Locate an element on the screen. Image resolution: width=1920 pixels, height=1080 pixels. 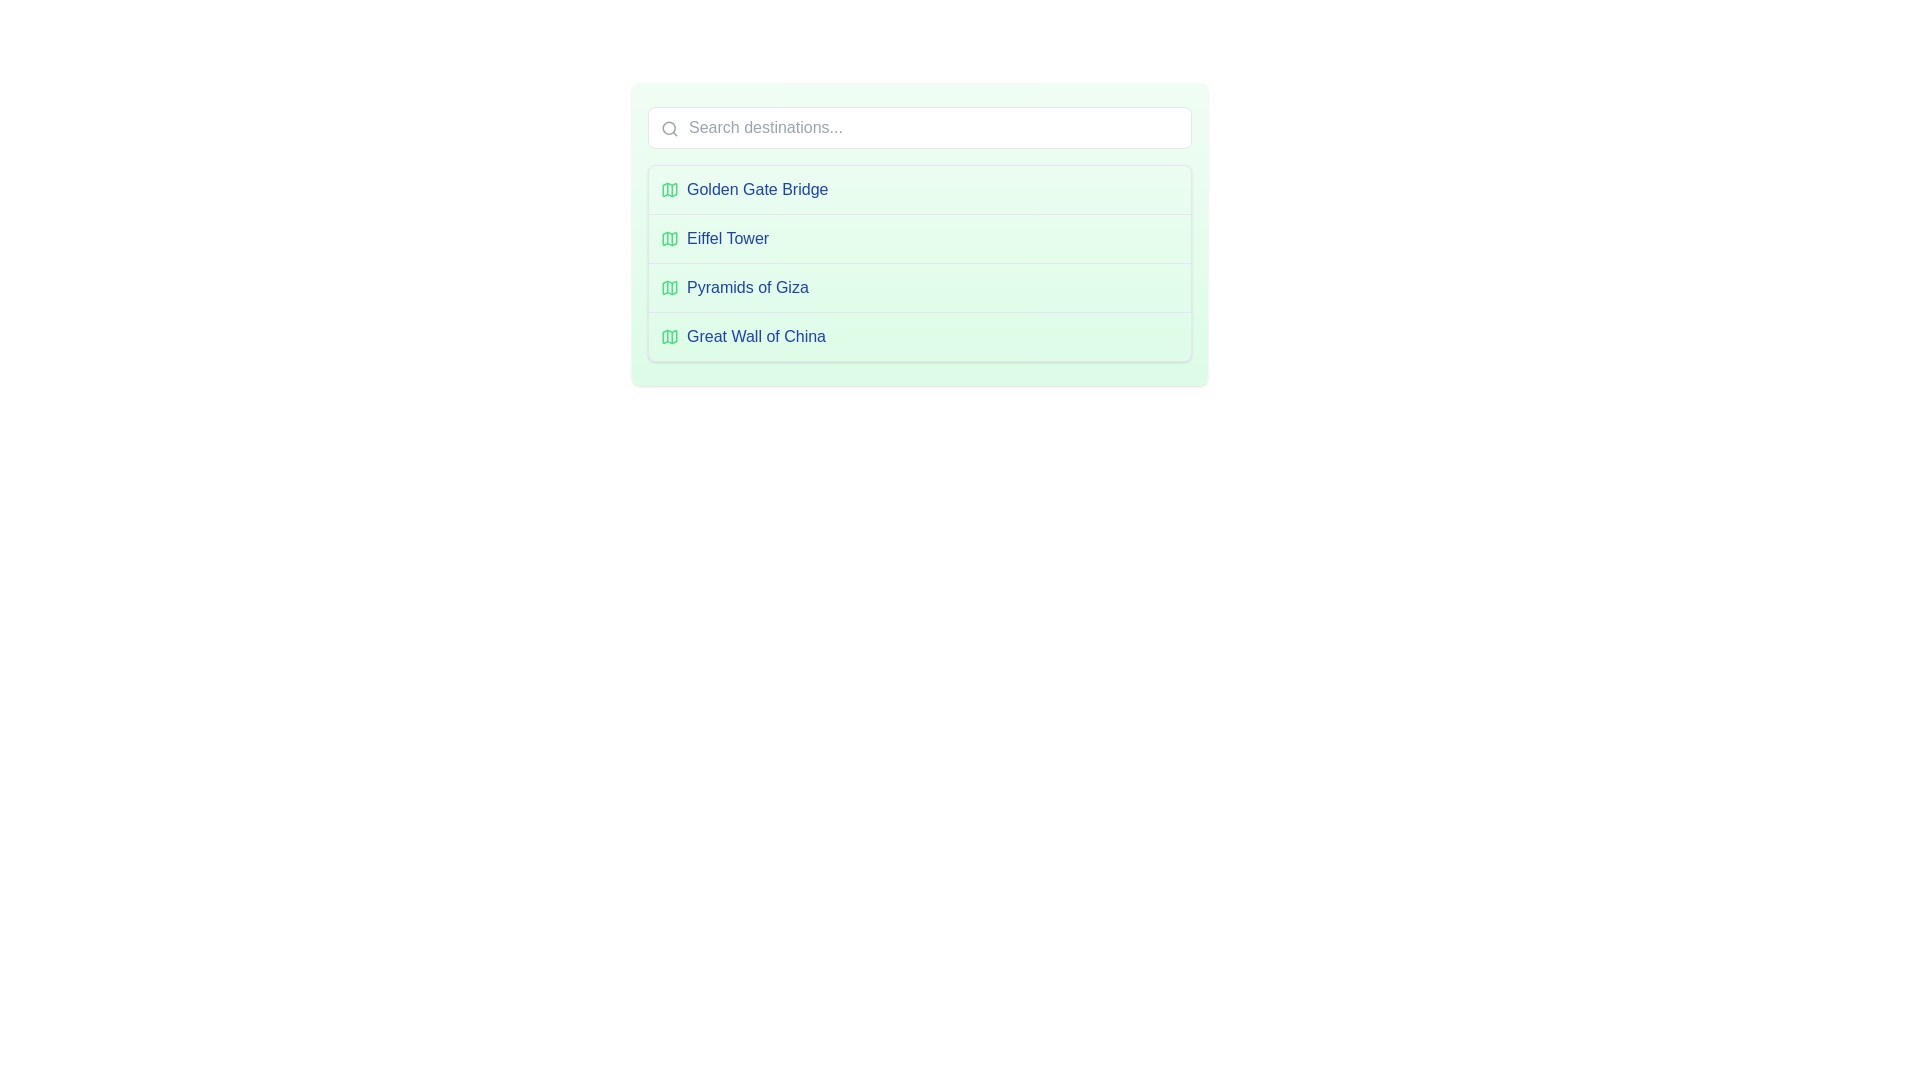
the map-related destination icon located to the left of the text 'Eiffel Tower' in the vertically stacked list of items is located at coordinates (670, 238).